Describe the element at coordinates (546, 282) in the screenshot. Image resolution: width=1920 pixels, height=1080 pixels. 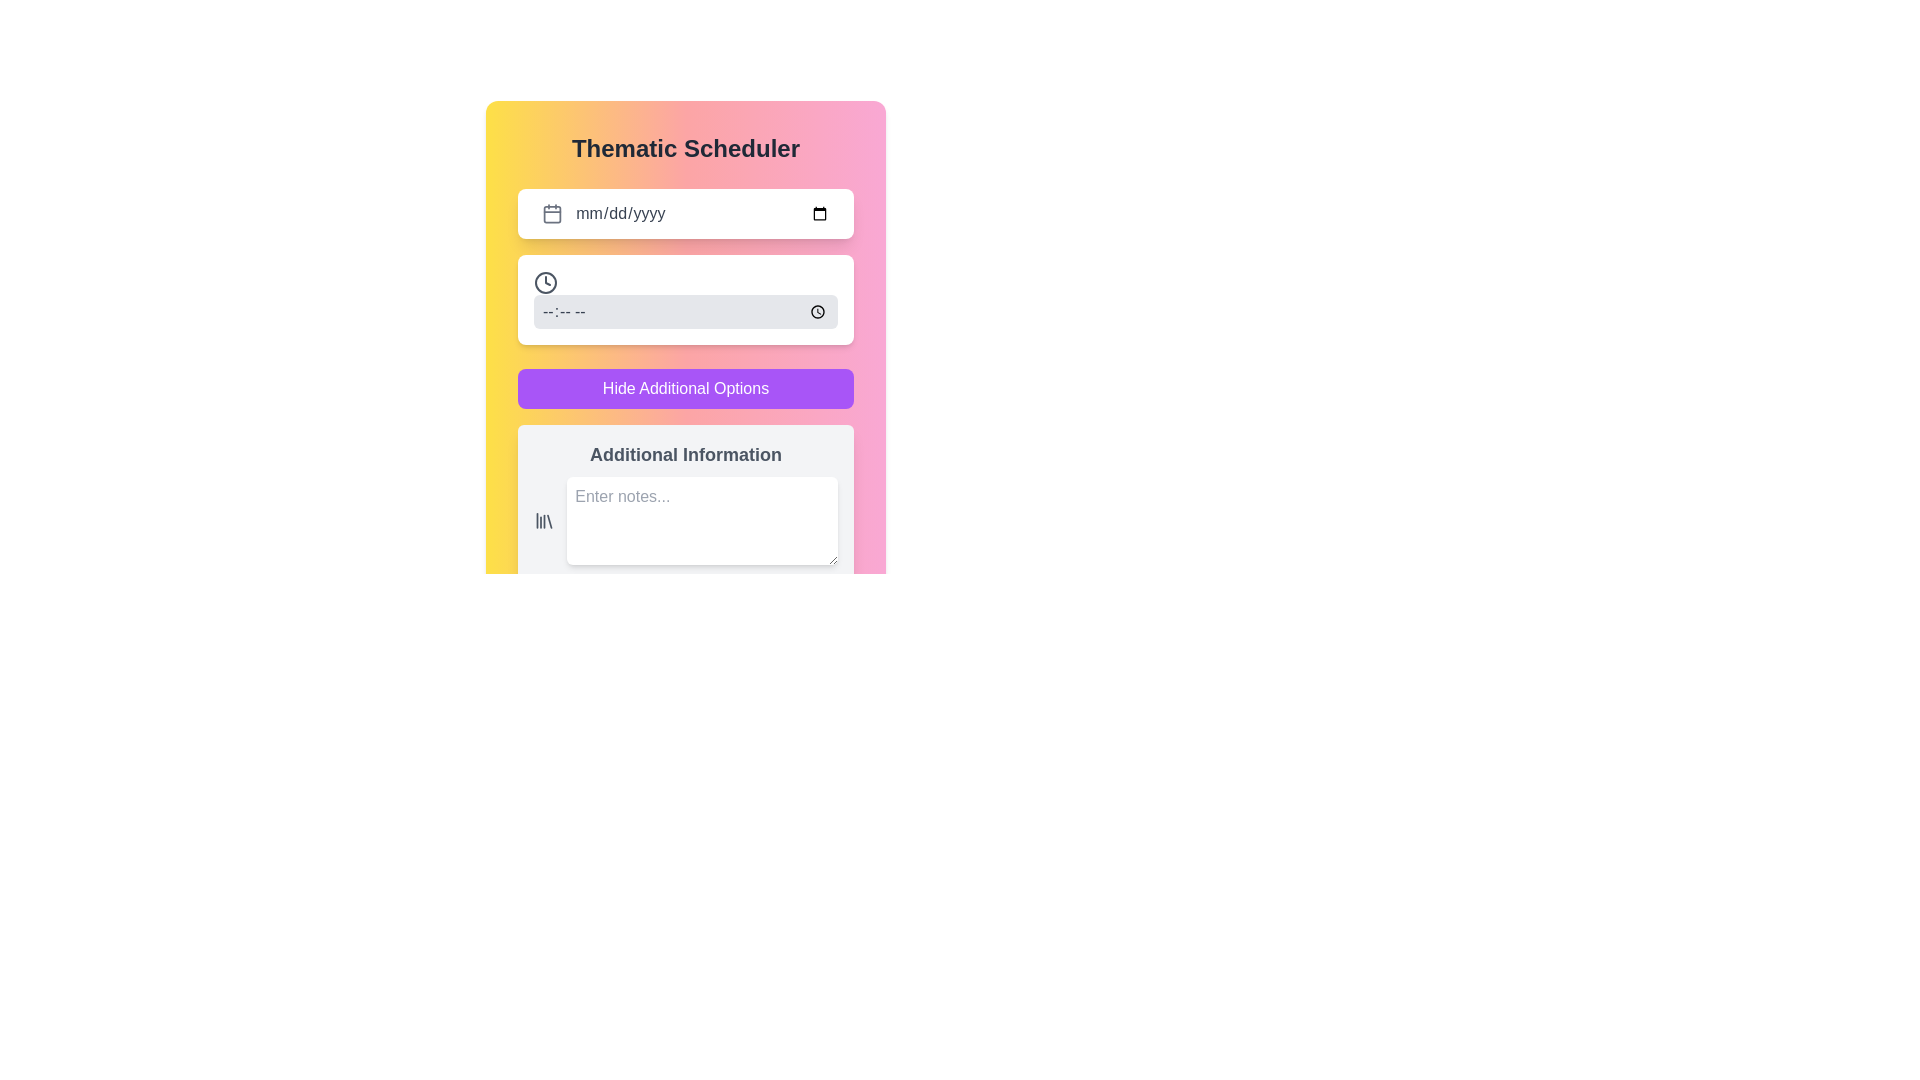
I see `the clock icon, which features a circular outline and two hands indicating time, located to the left of a time input field beneath a date input component` at that location.